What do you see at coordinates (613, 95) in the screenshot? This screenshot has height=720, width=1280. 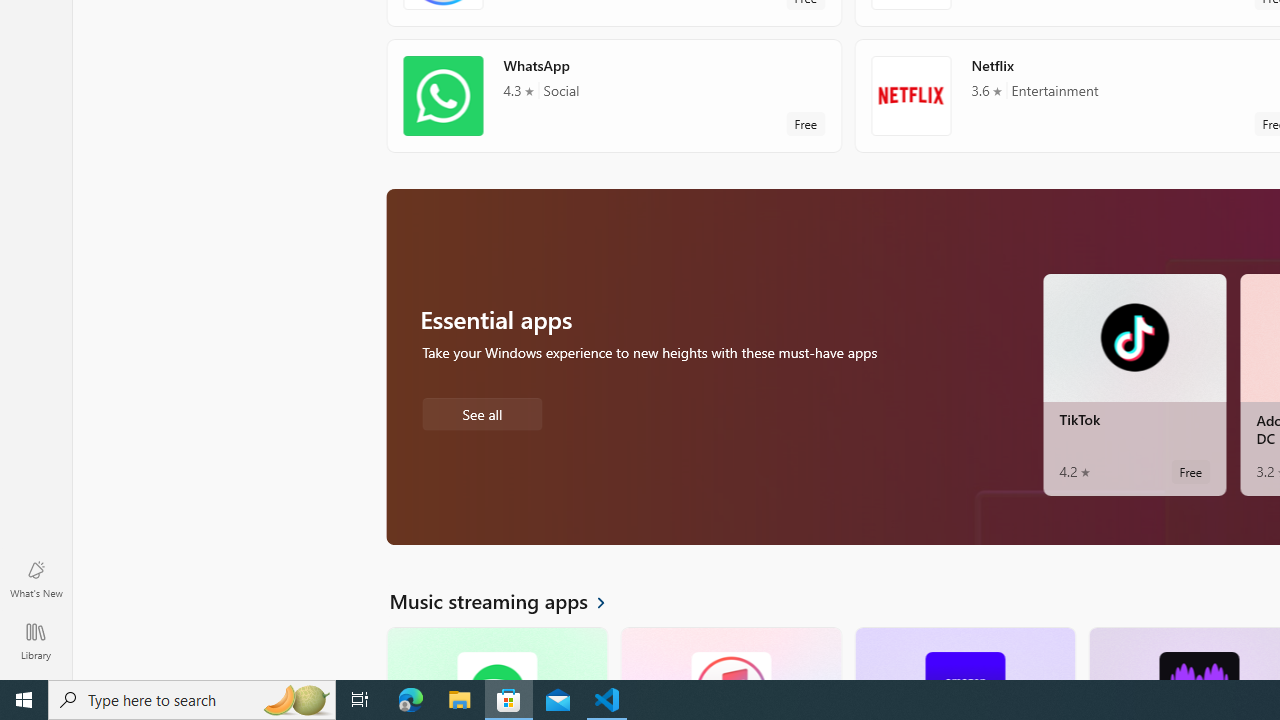 I see `'WhatsApp. Average rating of 4.3 out of five stars. Free  '` at bounding box center [613, 95].